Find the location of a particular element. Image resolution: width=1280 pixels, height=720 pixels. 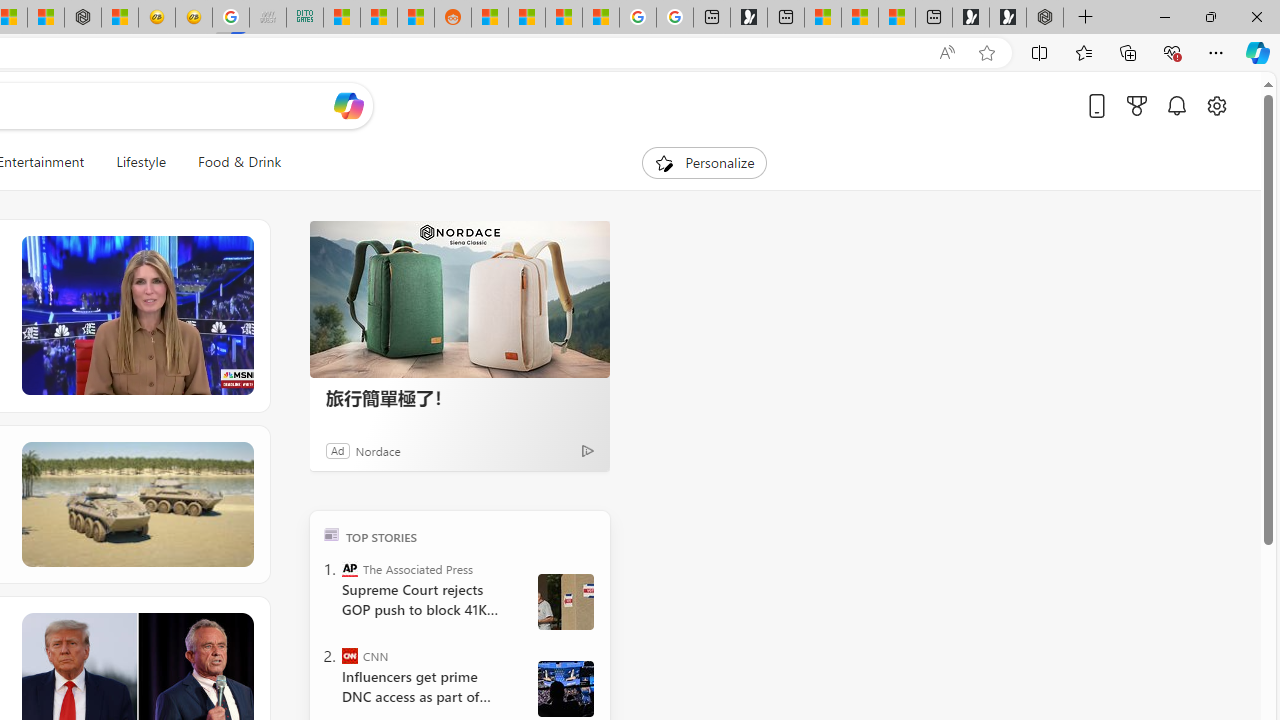

'Personalize' is located at coordinates (704, 162).